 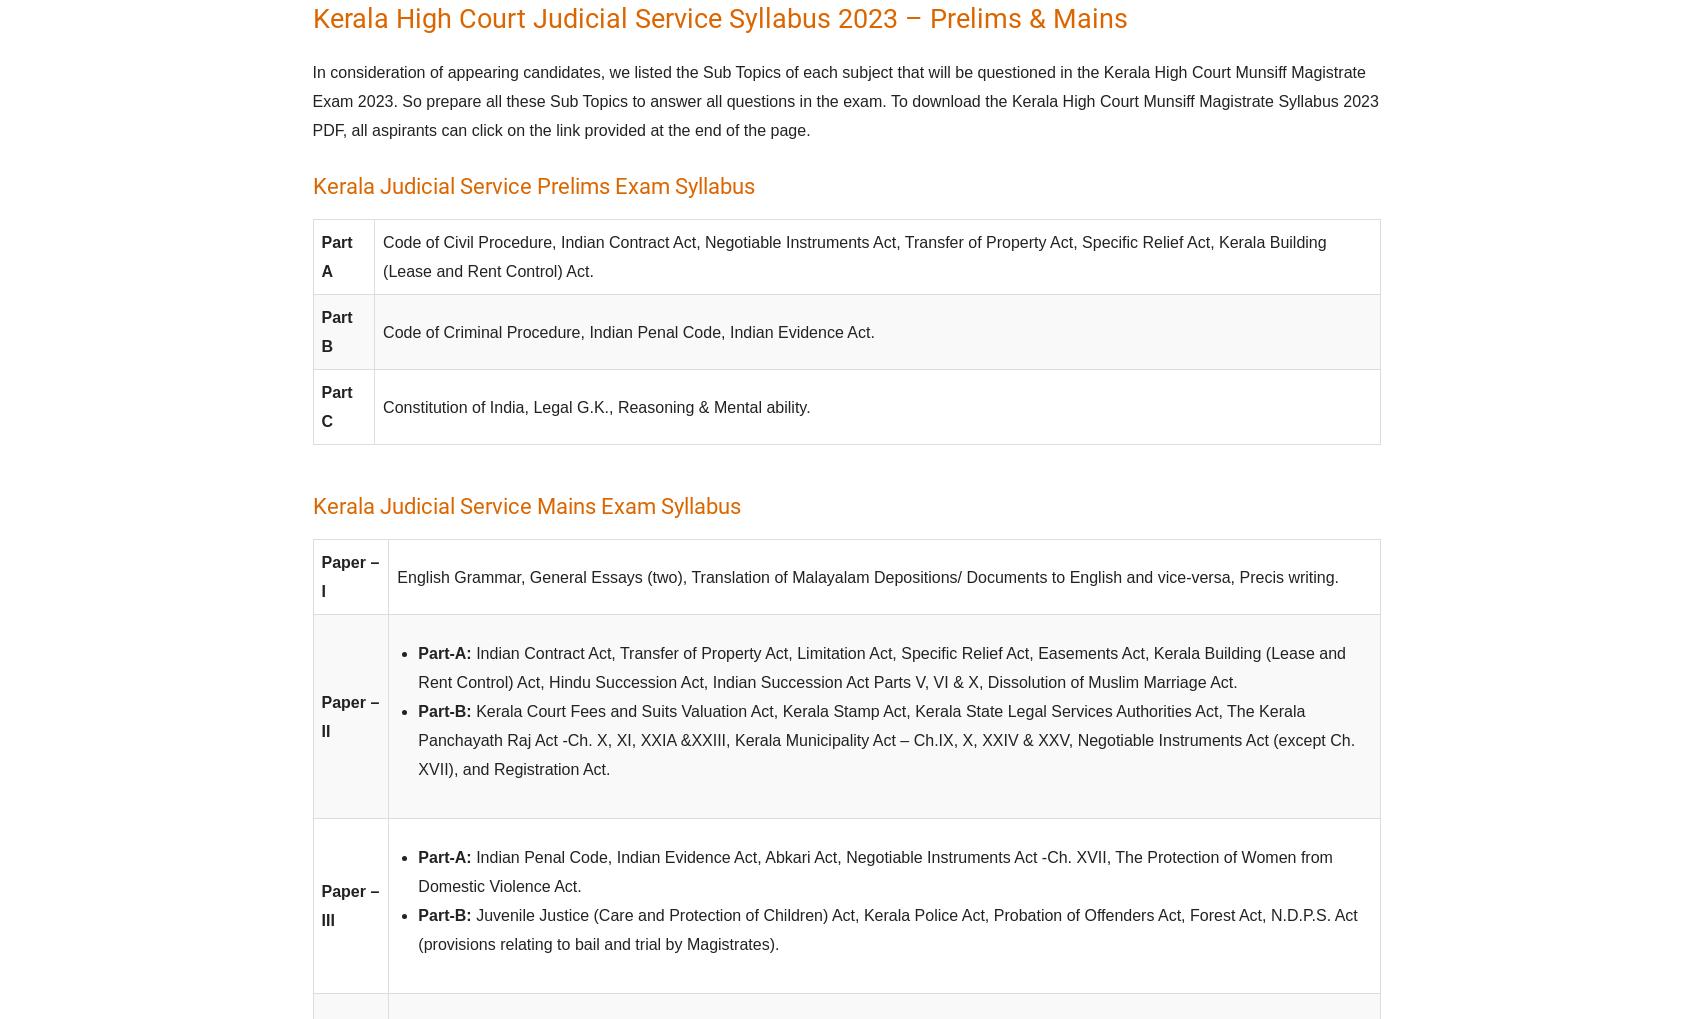 What do you see at coordinates (854, 256) in the screenshot?
I see `'Code of Civil Procedure, Indian Contract Act, Negotiable Instruments Act, Transfer of Property Act, Specific Relief Act, Kerala Building (Lease and Rent Control) Act.'` at bounding box center [854, 256].